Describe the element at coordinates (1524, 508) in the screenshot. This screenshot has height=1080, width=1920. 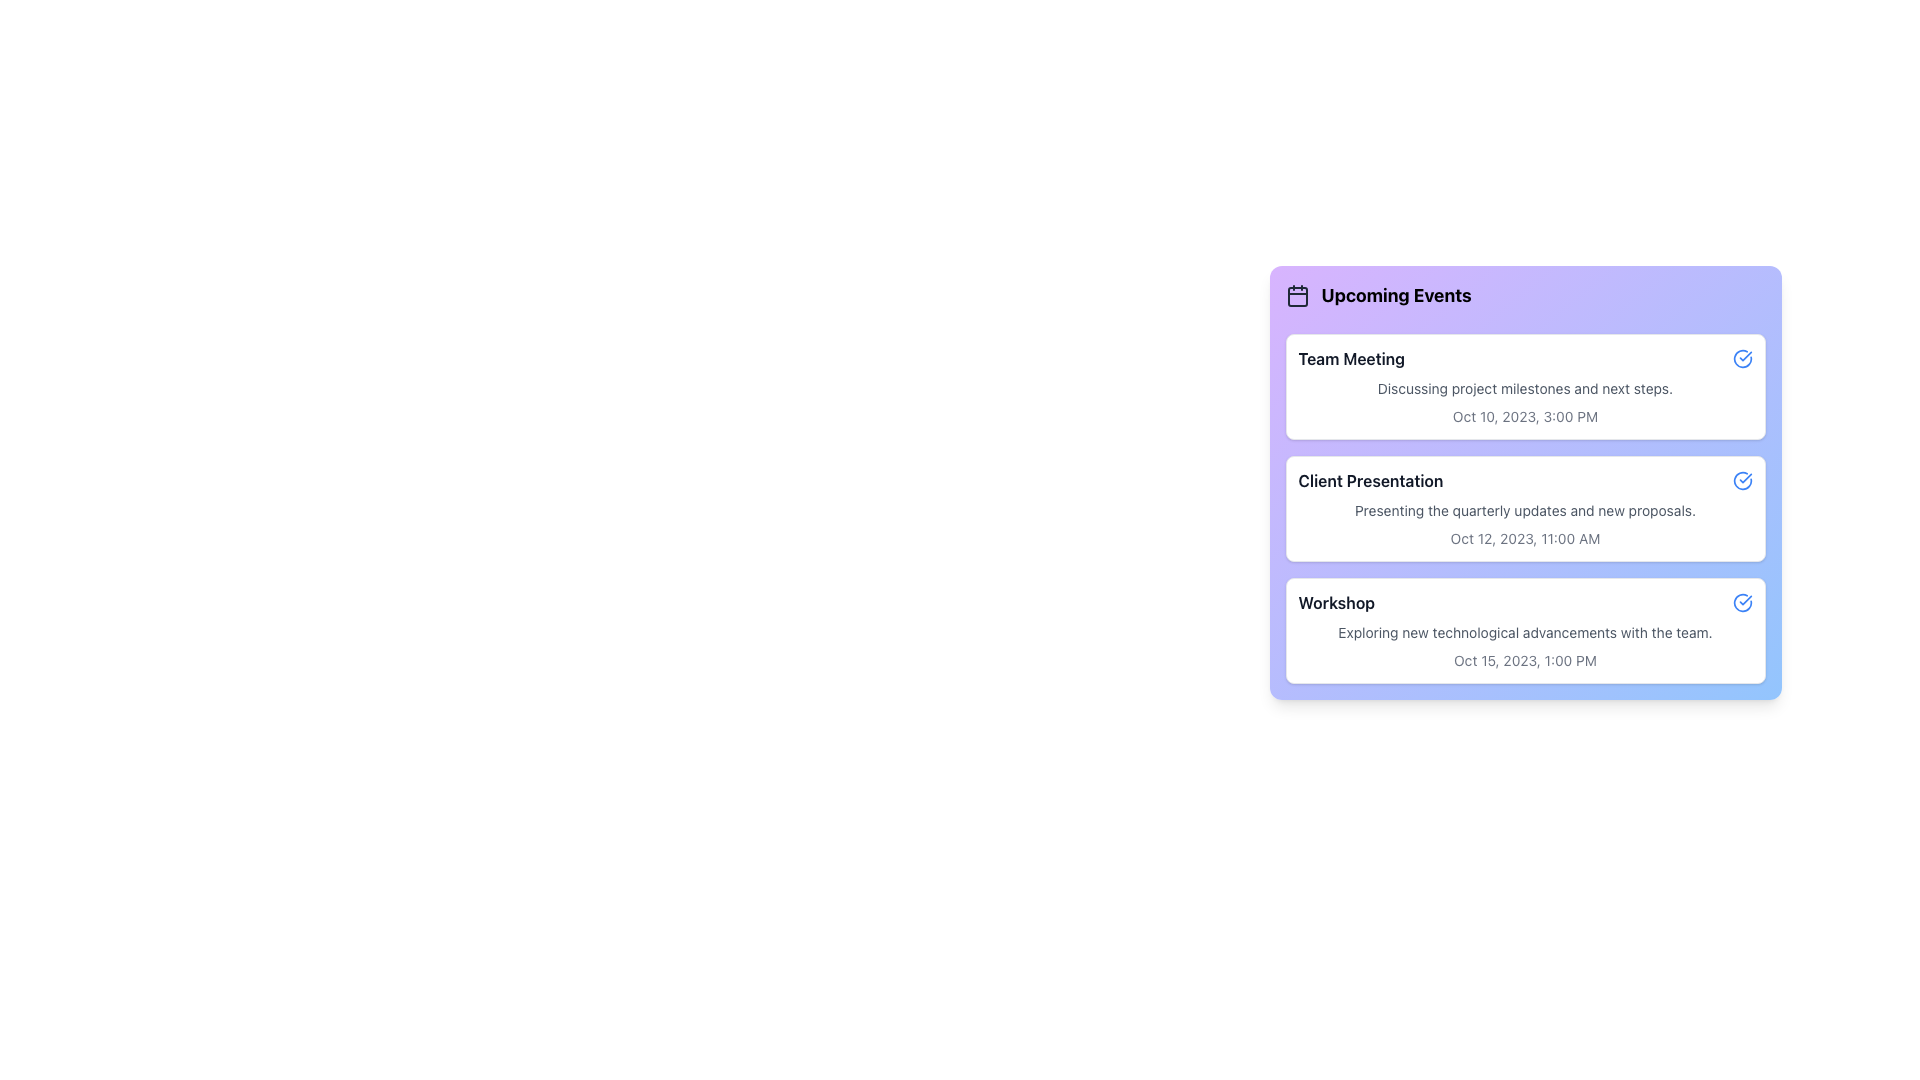
I see `the second list item displaying scheduled events, located between the 'Team Meeting' and 'Workshop' cards` at that location.